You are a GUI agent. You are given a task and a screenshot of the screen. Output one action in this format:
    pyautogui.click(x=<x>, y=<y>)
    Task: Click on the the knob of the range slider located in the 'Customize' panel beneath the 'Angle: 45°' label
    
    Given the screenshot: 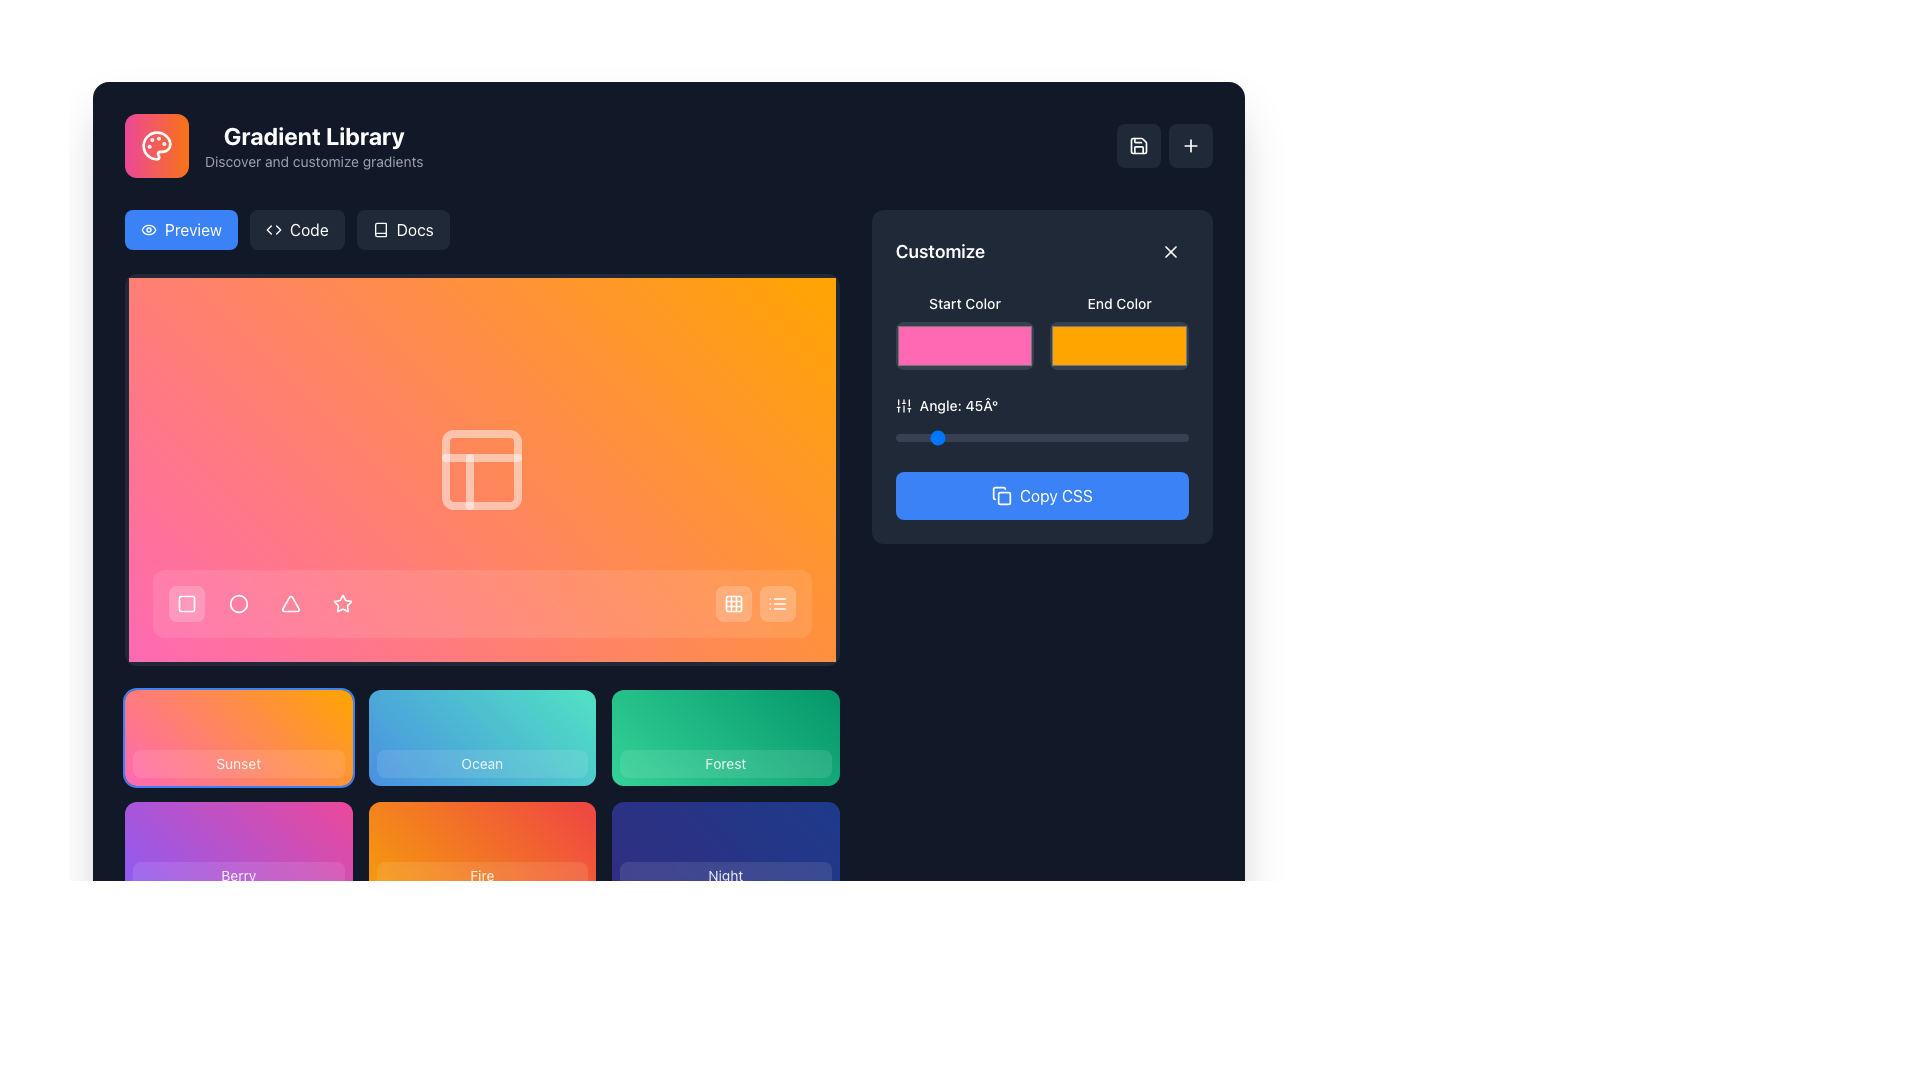 What is the action you would take?
    pyautogui.click(x=1041, y=437)
    